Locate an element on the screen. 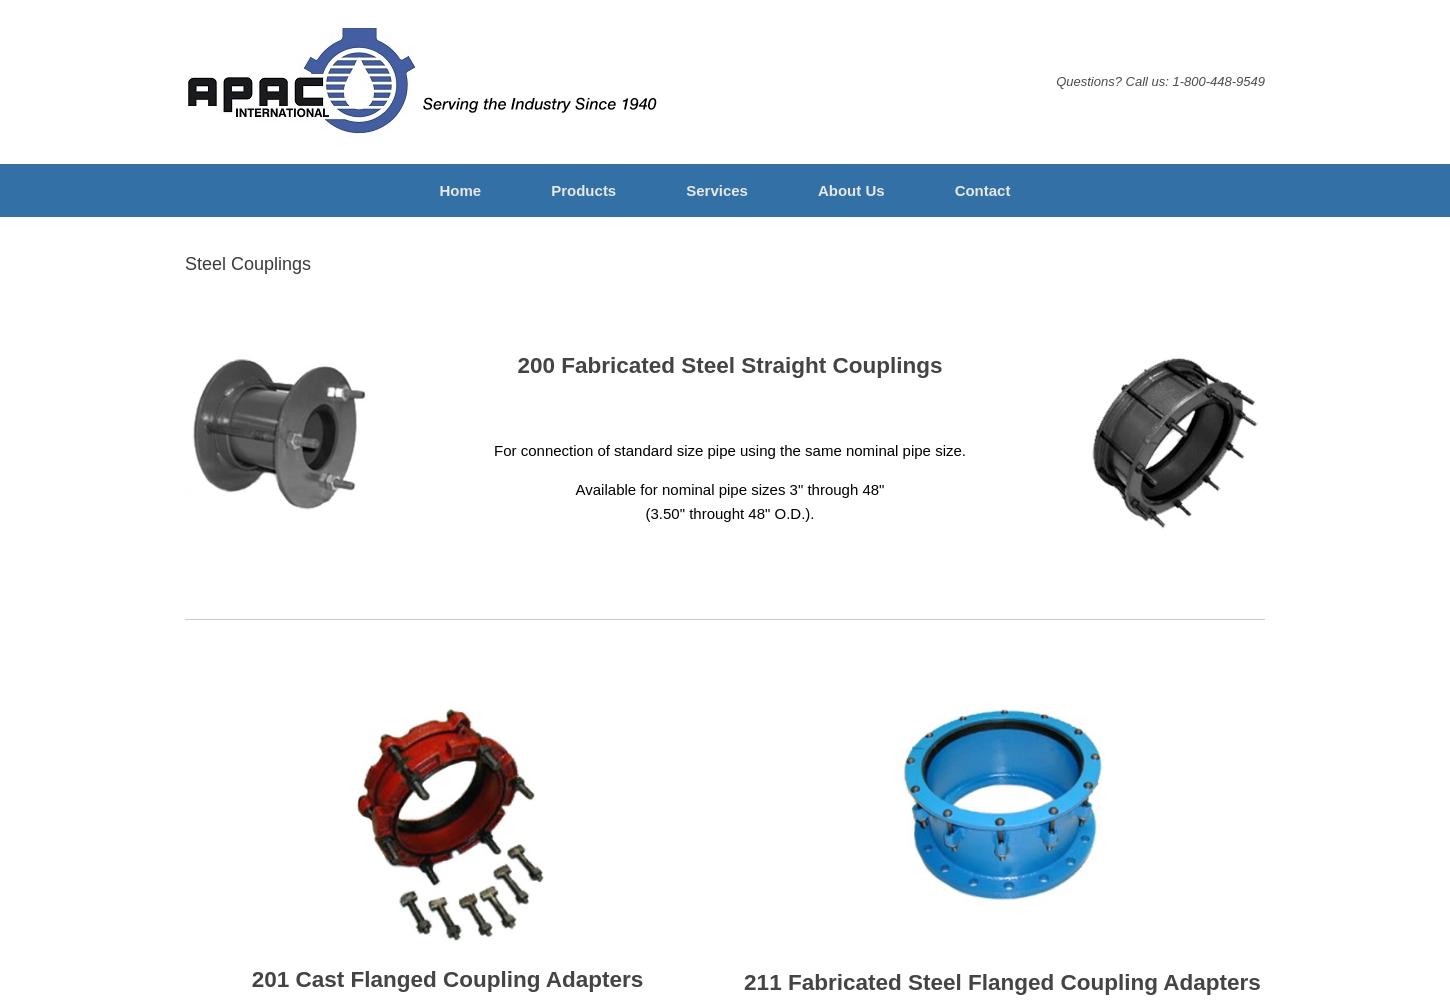  '211 Fabricated Steel Flanged Coupling Adapters' is located at coordinates (1001, 980).